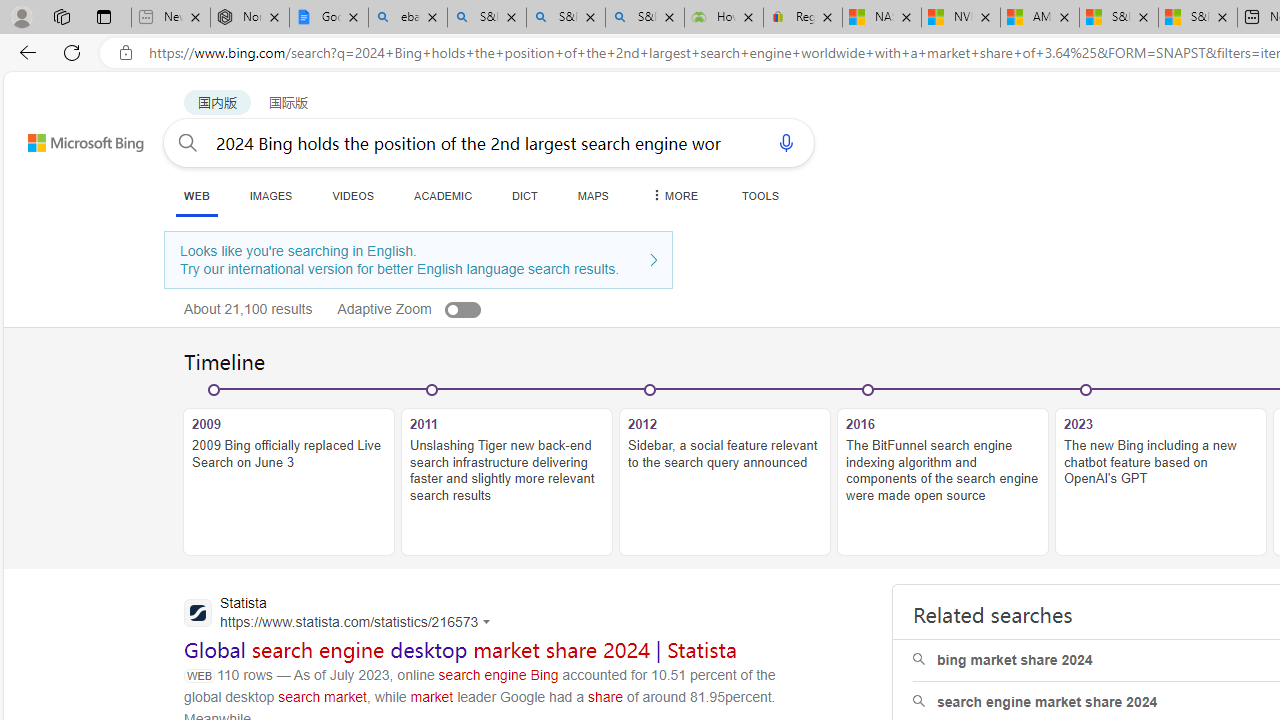  What do you see at coordinates (525, 195) in the screenshot?
I see `'DICT'` at bounding box center [525, 195].